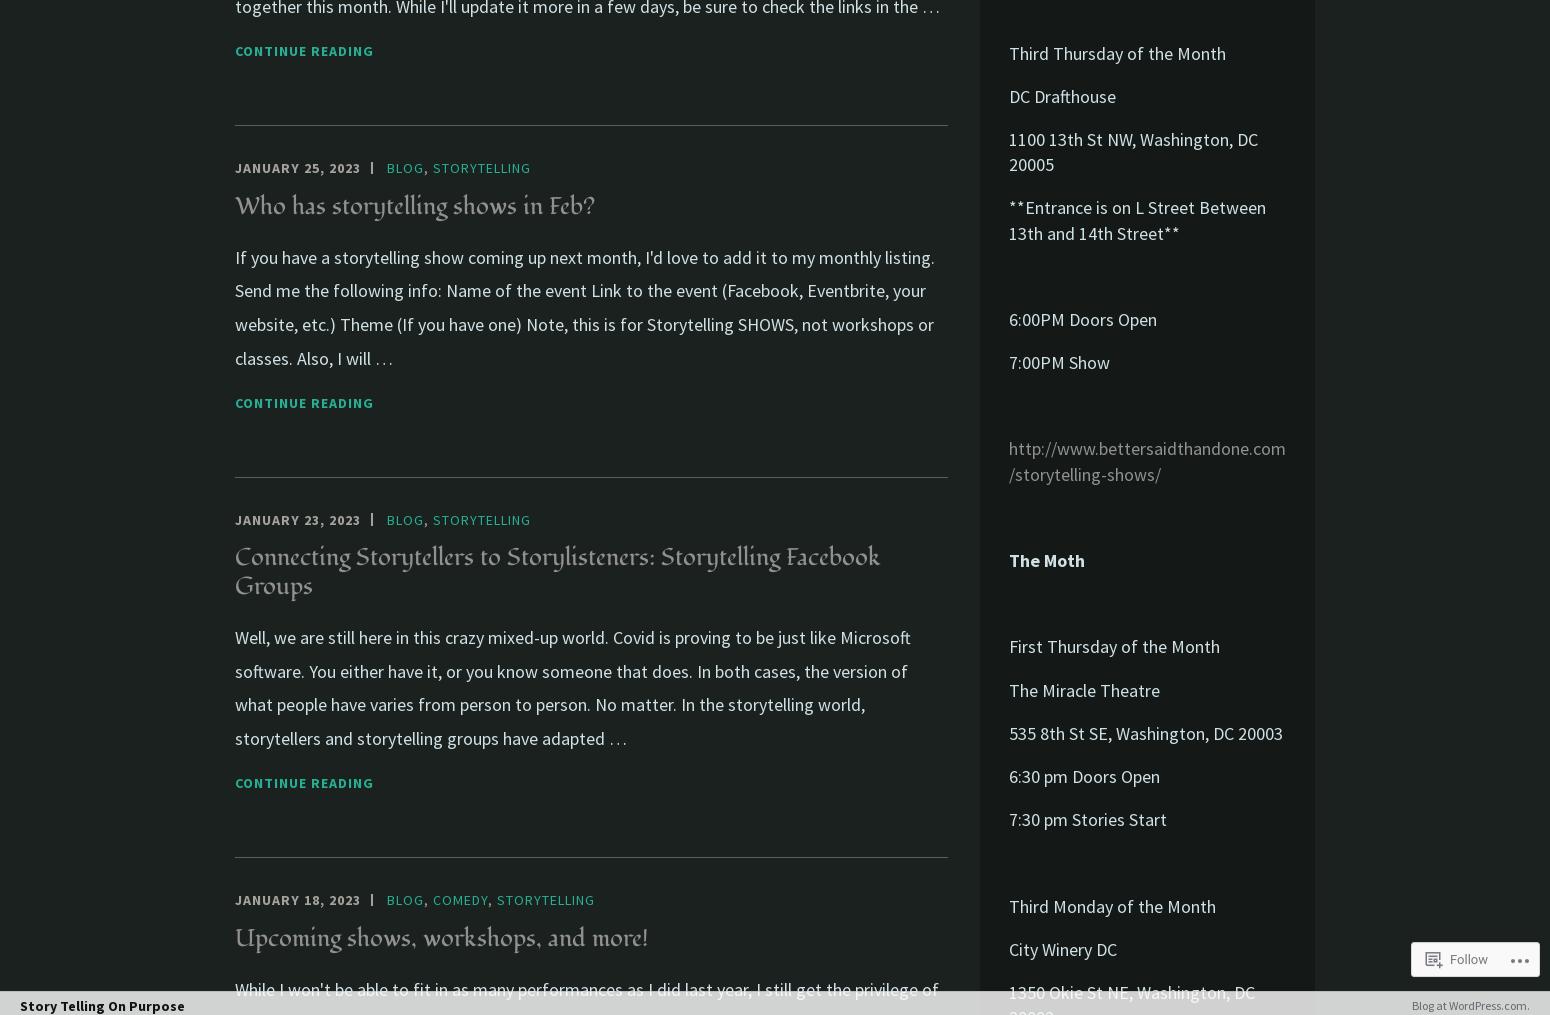 Image resolution: width=1550 pixels, height=1015 pixels. What do you see at coordinates (584, 306) in the screenshot?
I see `'If you have a storytelling show coming up next month, I'd love to add it to my monthly listing. Send me the following info: Name of the event Link to the event (Facebook, Eventbrite, your website, etc.) Theme (If you have one) Note, this is for Storytelling SHOWS, not workshops or classes. Also, I will …'` at bounding box center [584, 306].